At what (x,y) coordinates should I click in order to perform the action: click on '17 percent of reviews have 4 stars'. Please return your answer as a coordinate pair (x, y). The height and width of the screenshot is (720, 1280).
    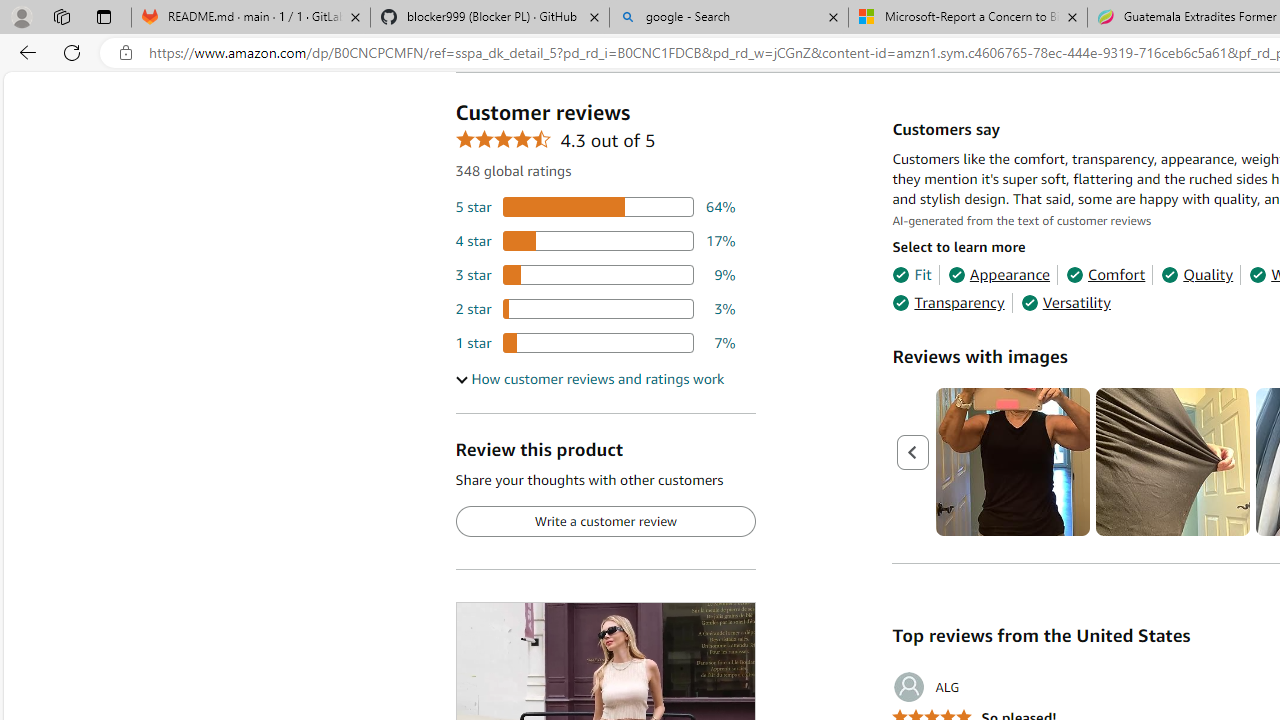
    Looking at the image, I should click on (594, 240).